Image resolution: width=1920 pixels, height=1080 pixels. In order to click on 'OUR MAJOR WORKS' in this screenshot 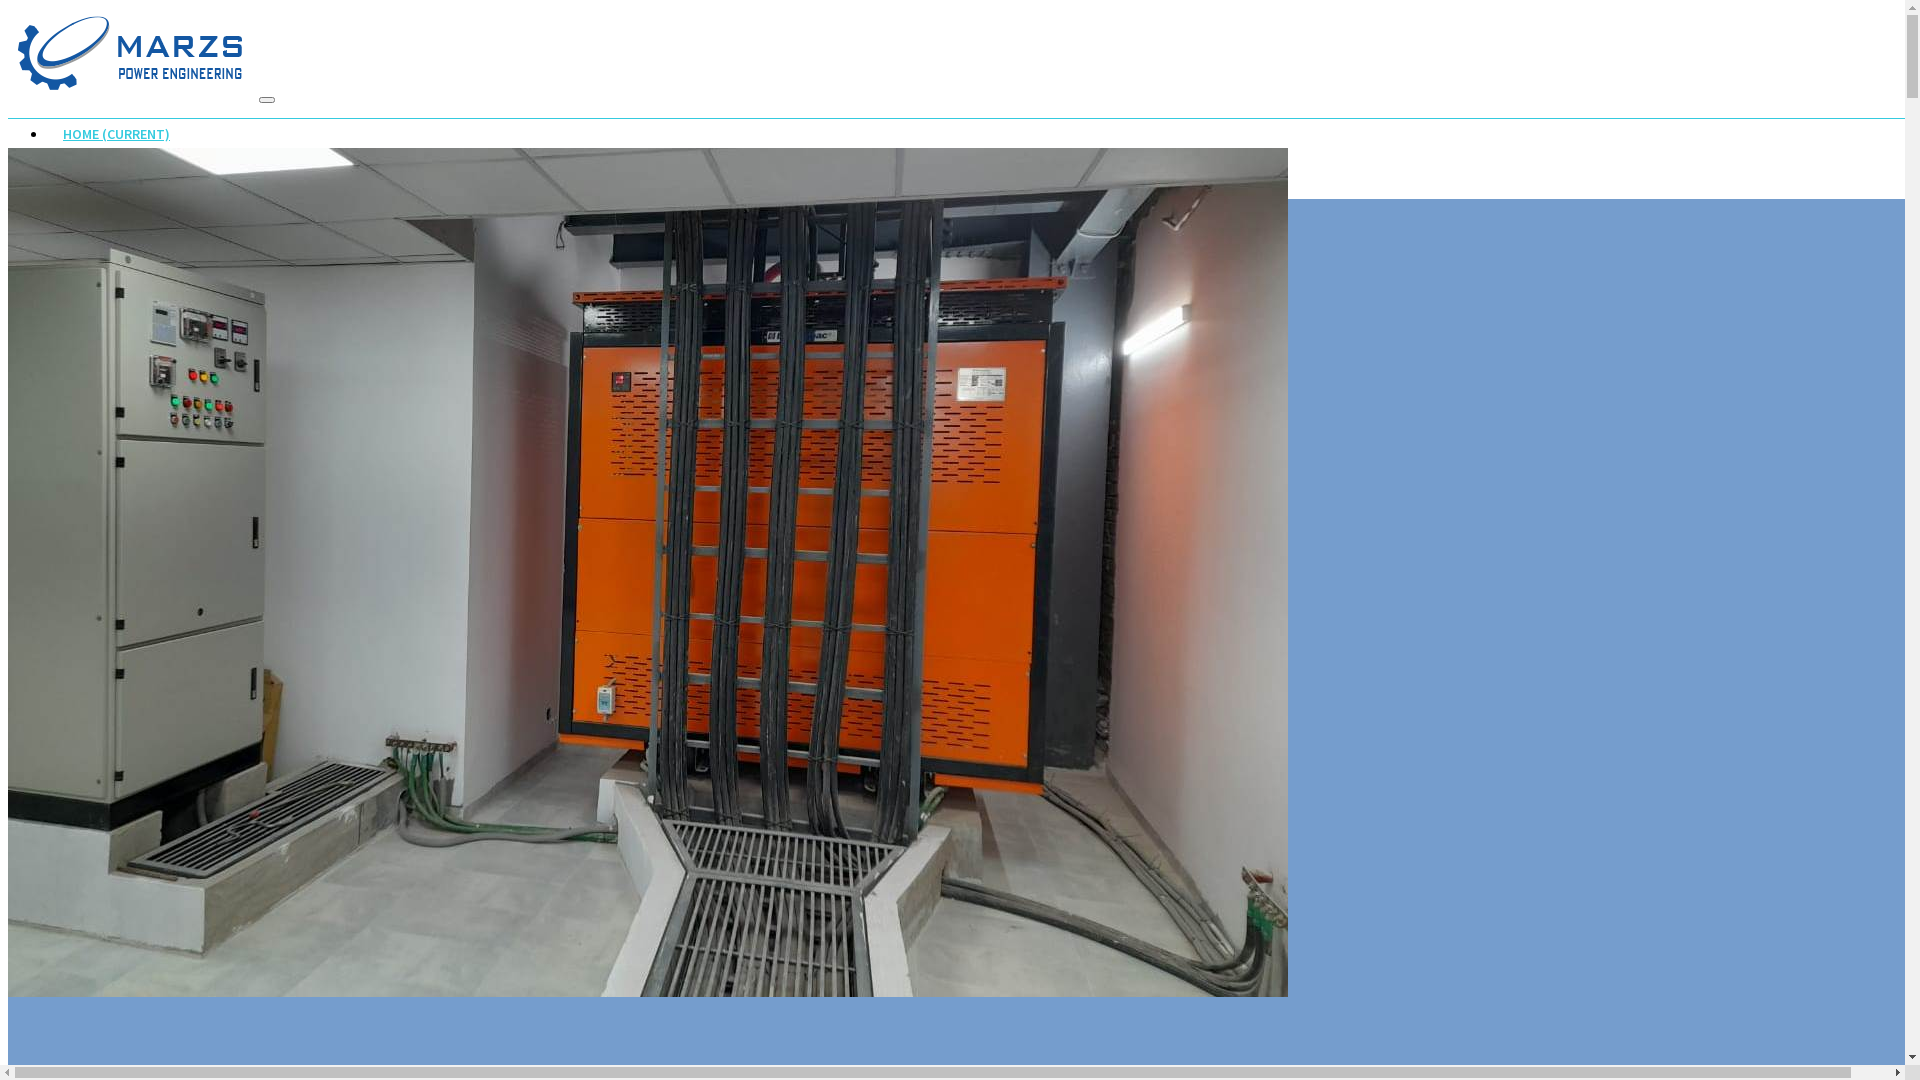, I will do `click(122, 193)`.